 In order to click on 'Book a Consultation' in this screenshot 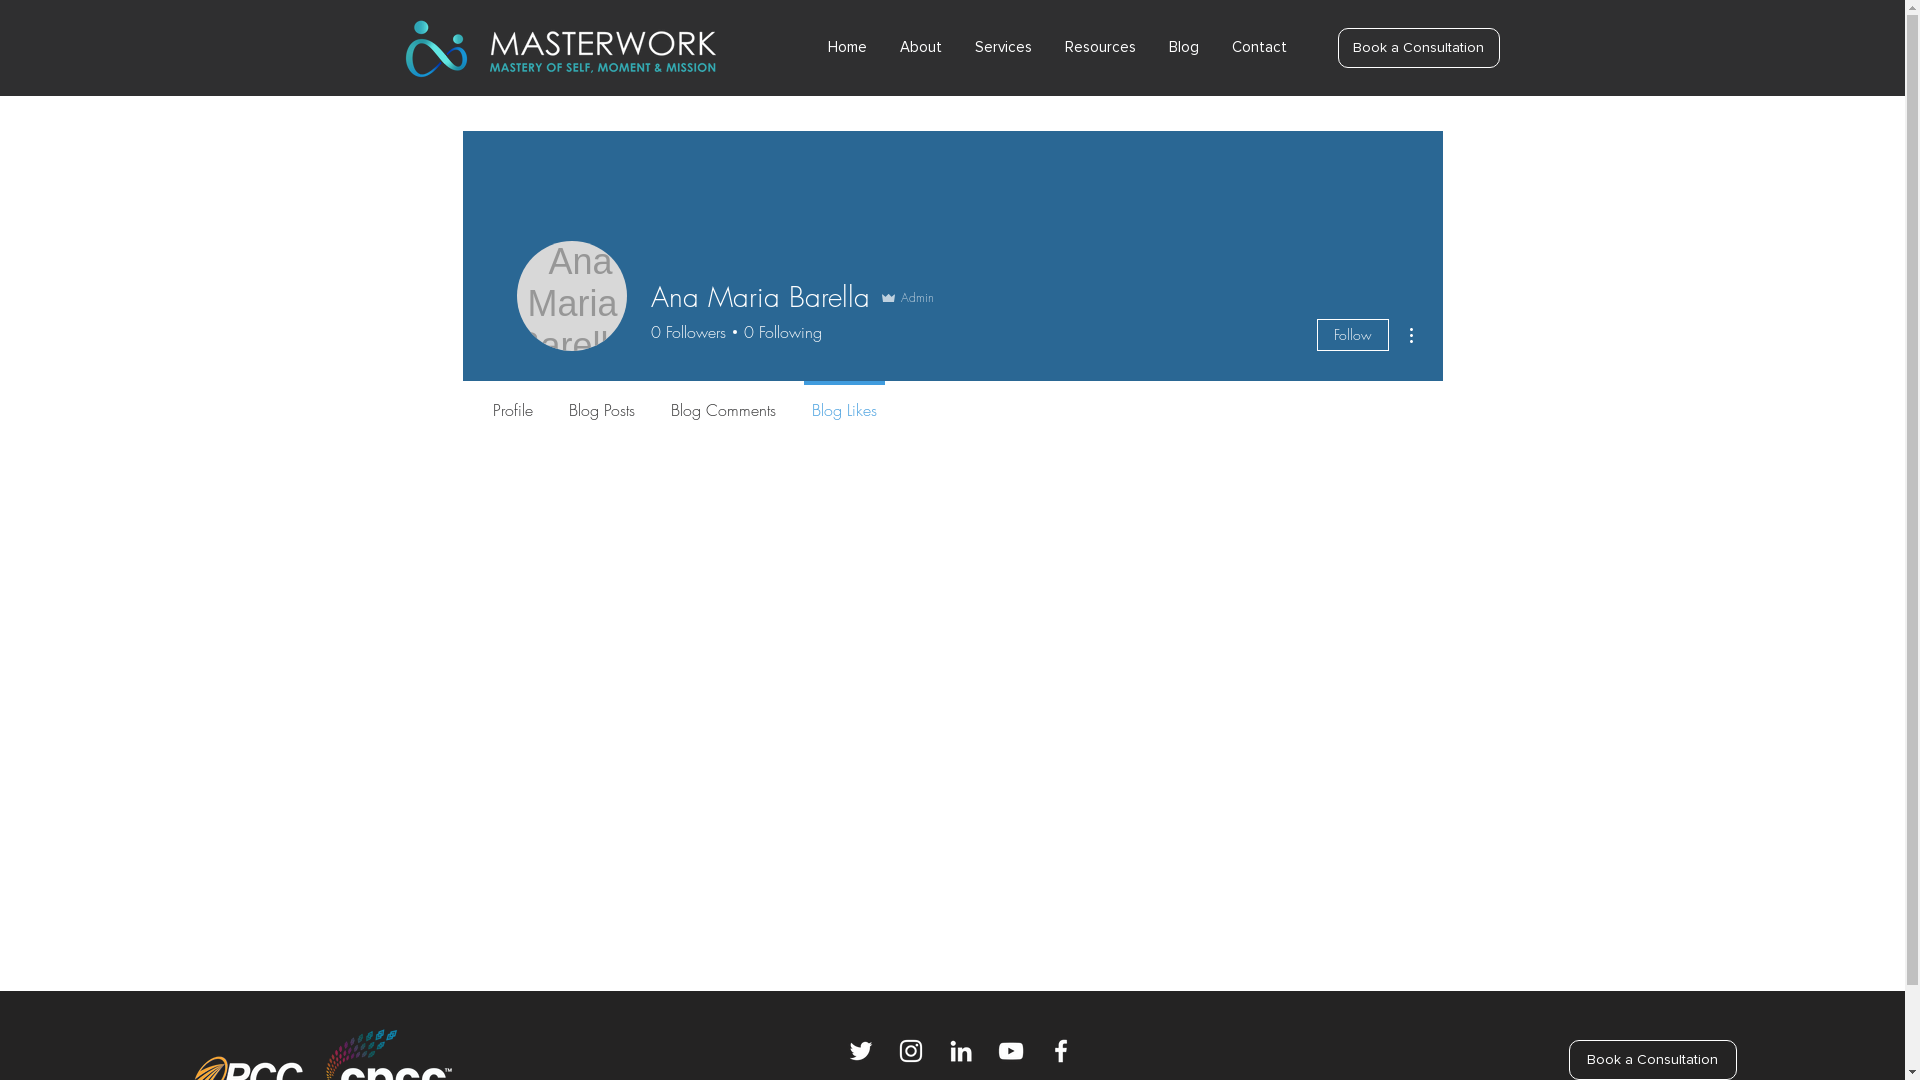, I will do `click(1338, 46)`.